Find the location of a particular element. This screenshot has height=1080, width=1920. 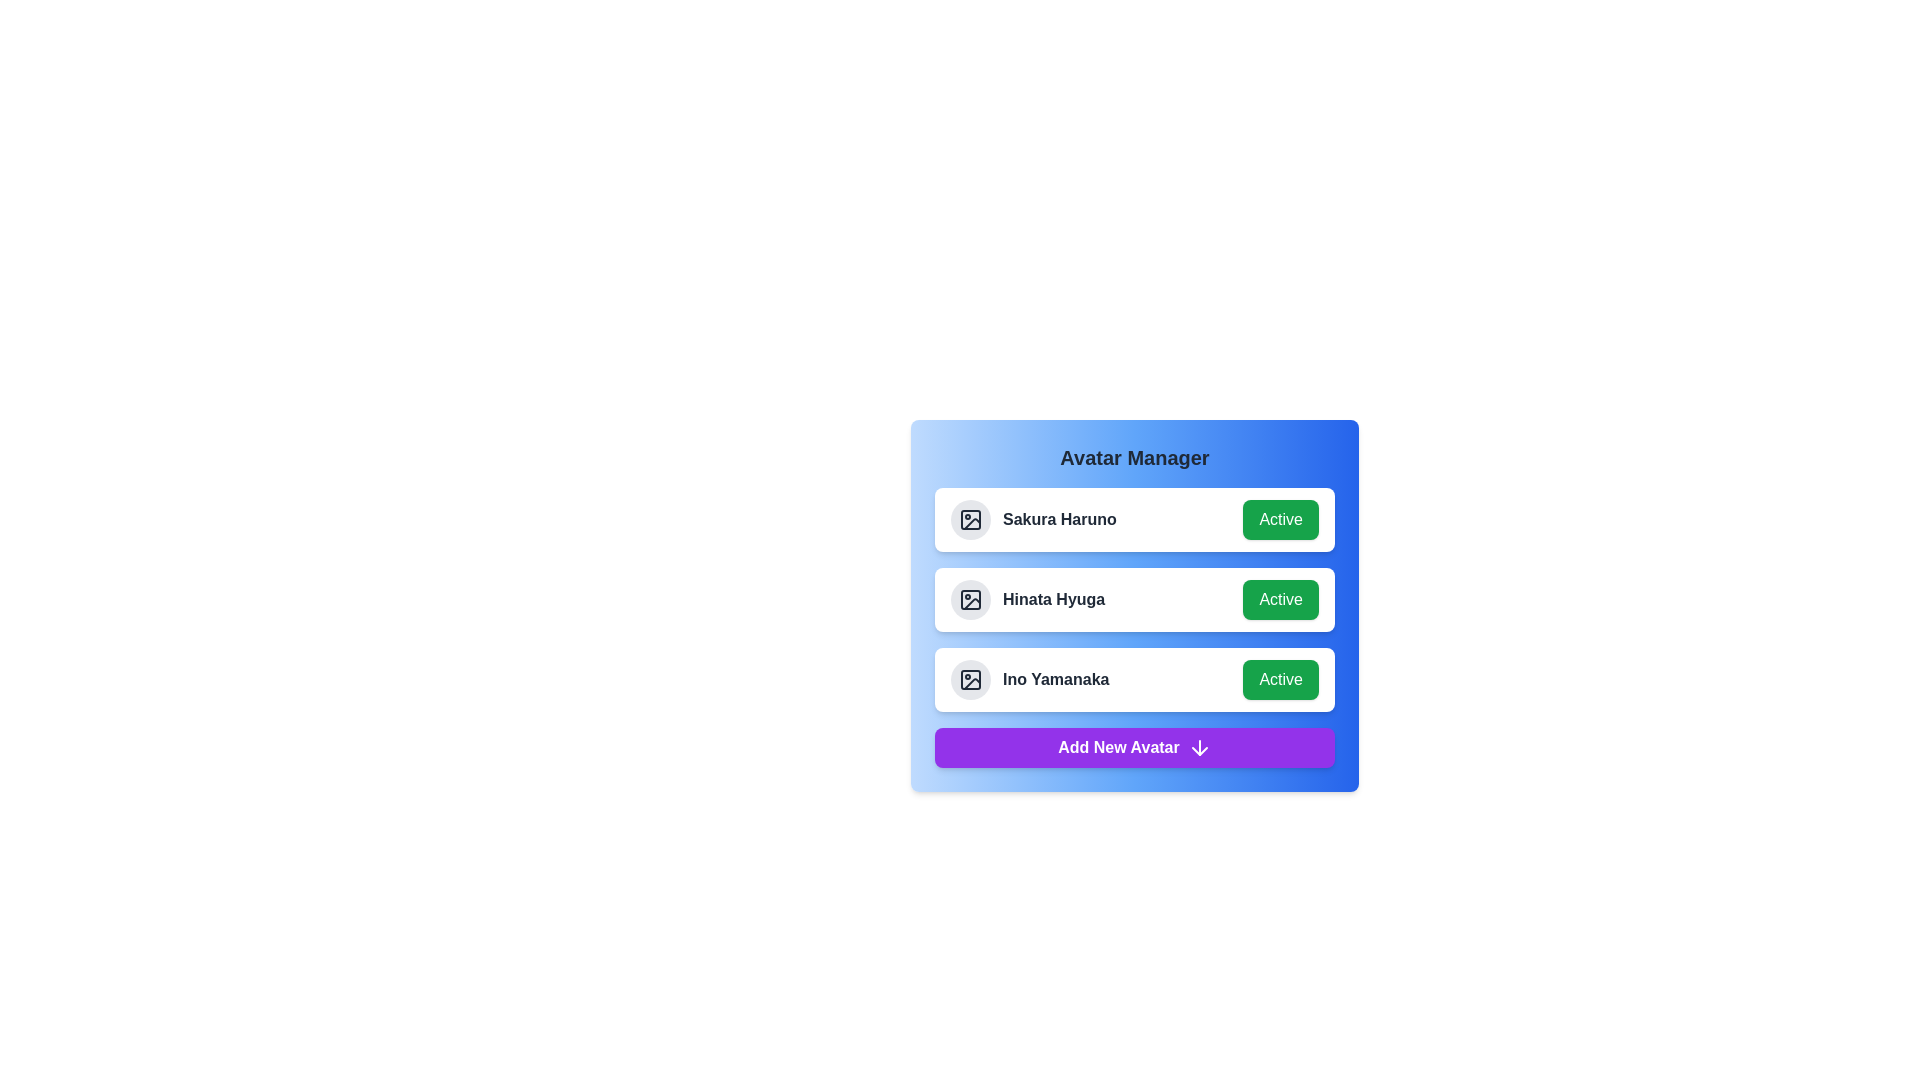

the button located at the bottom of the 'Avatar Manager' panel is located at coordinates (1134, 748).